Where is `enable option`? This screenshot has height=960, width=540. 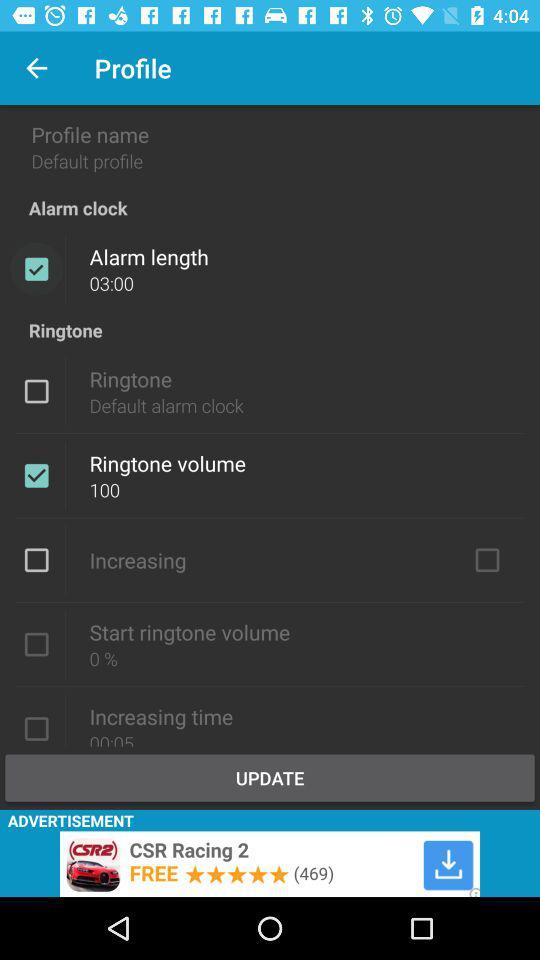 enable option is located at coordinates (36, 643).